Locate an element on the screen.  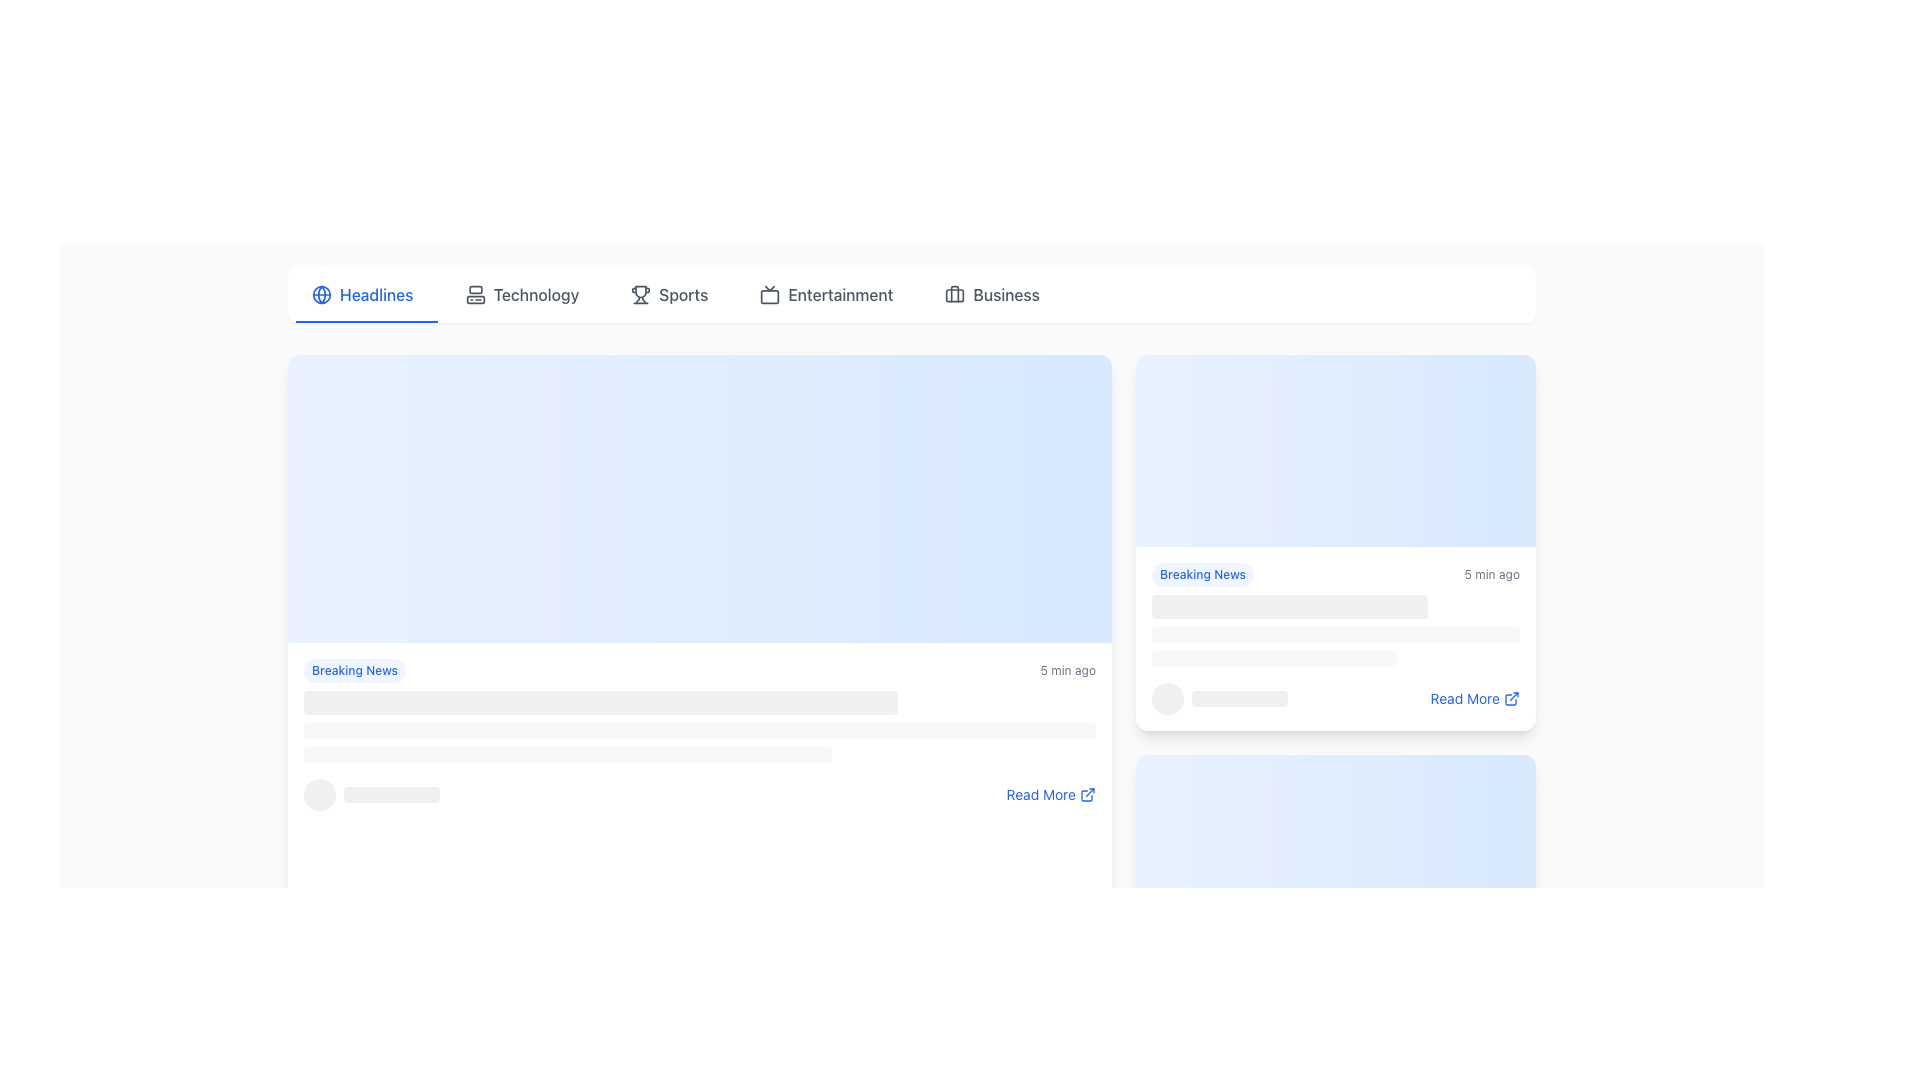
the 'Entertainment' navigation button located in the horizontal navigation bar at the top of the interface is located at coordinates (826, 294).